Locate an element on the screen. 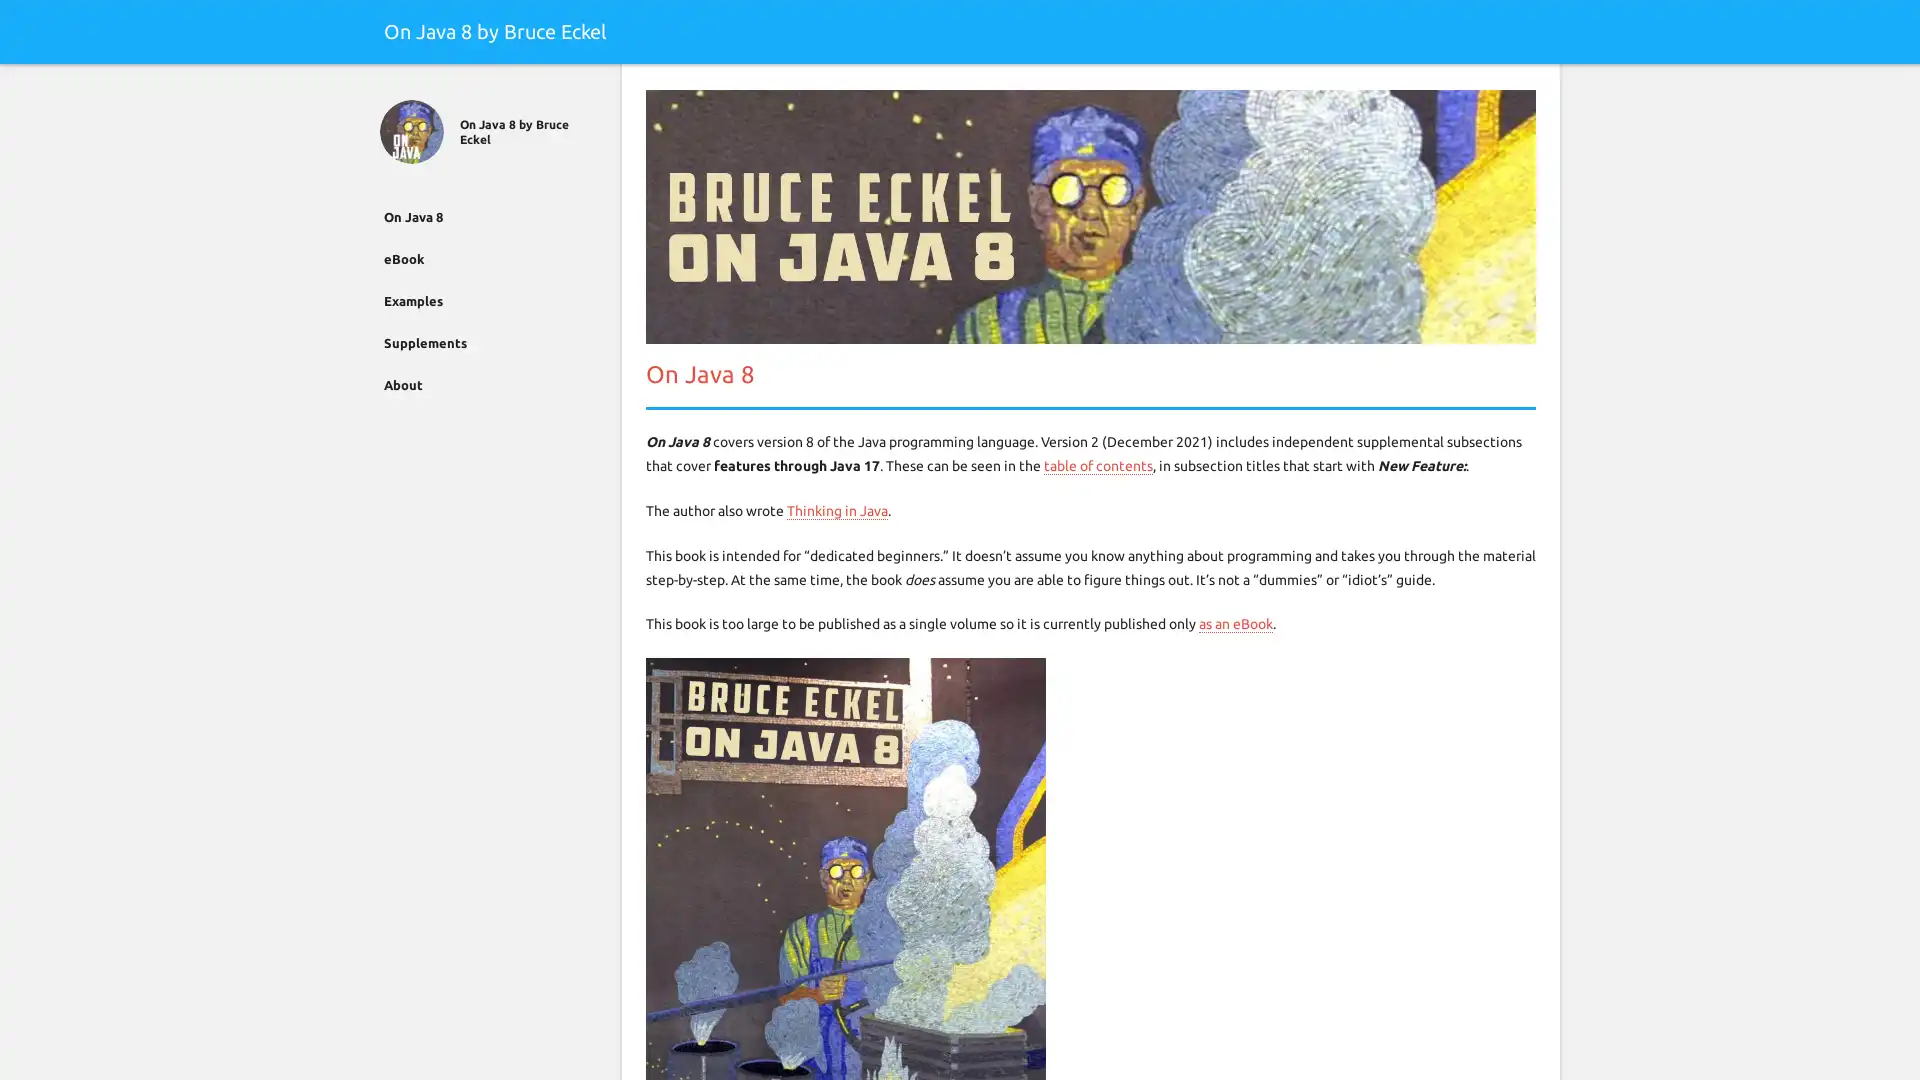 The height and width of the screenshot is (1080, 1920). Search is located at coordinates (1531, 87).